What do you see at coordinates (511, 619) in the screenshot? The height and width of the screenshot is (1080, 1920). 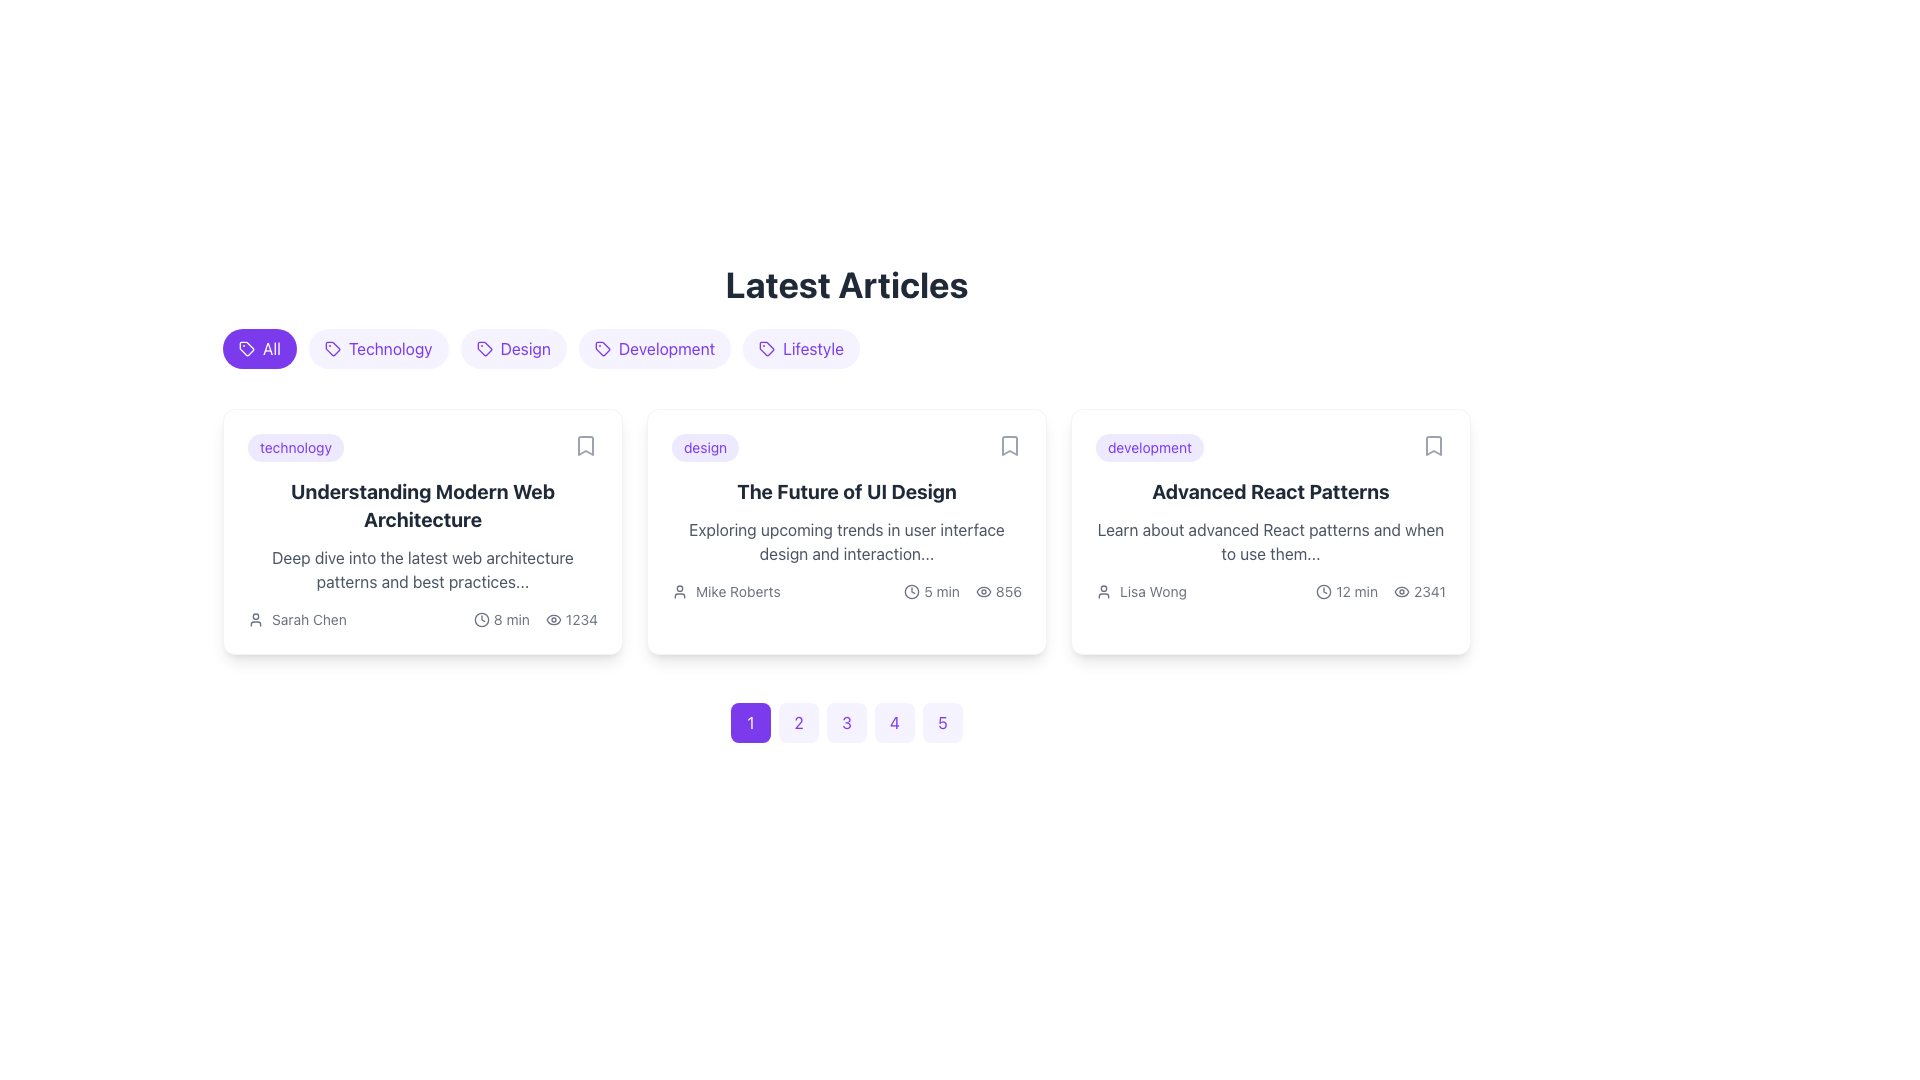 I see `the static text label displaying '8 min', which is horizontally aligned next to a clock icon within the first article card under the 'Latest Articles' section` at bounding box center [511, 619].